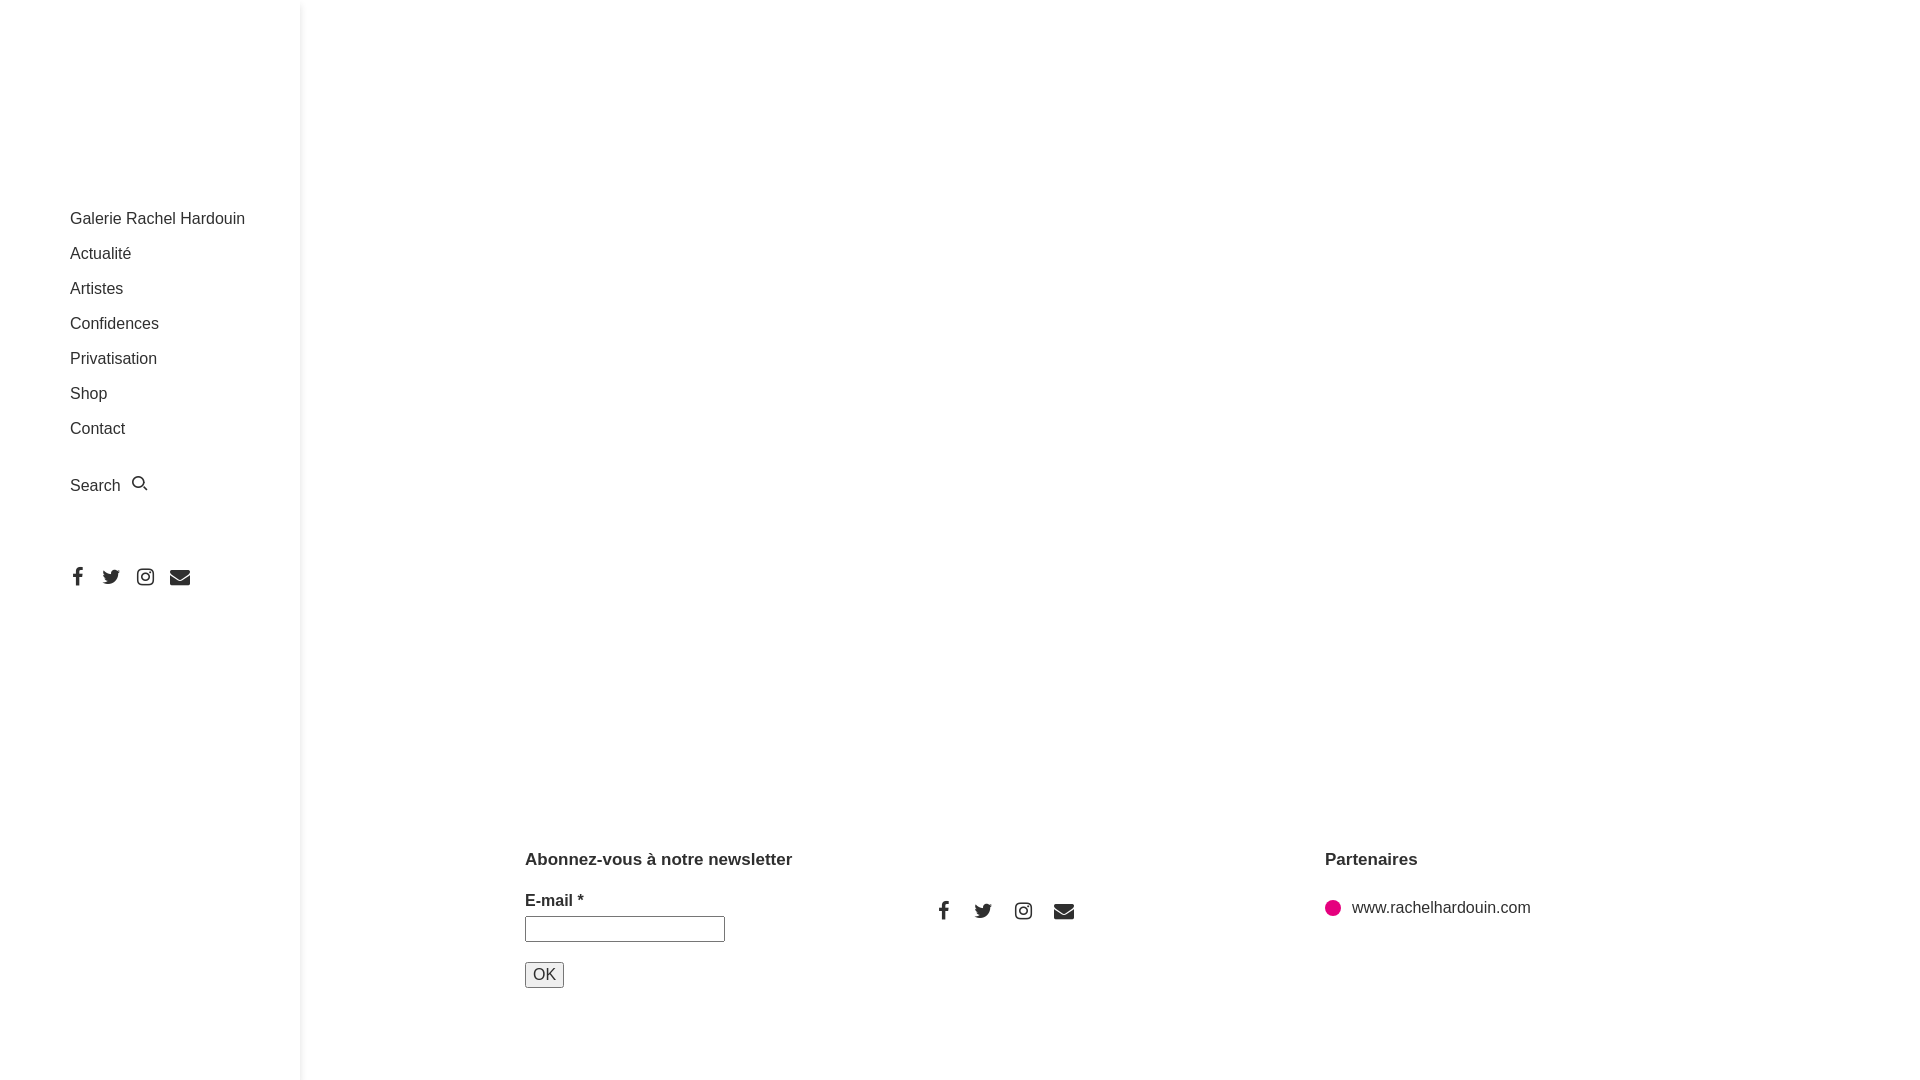 Image resolution: width=1920 pixels, height=1080 pixels. I want to click on 'Shop', so click(70, 393).